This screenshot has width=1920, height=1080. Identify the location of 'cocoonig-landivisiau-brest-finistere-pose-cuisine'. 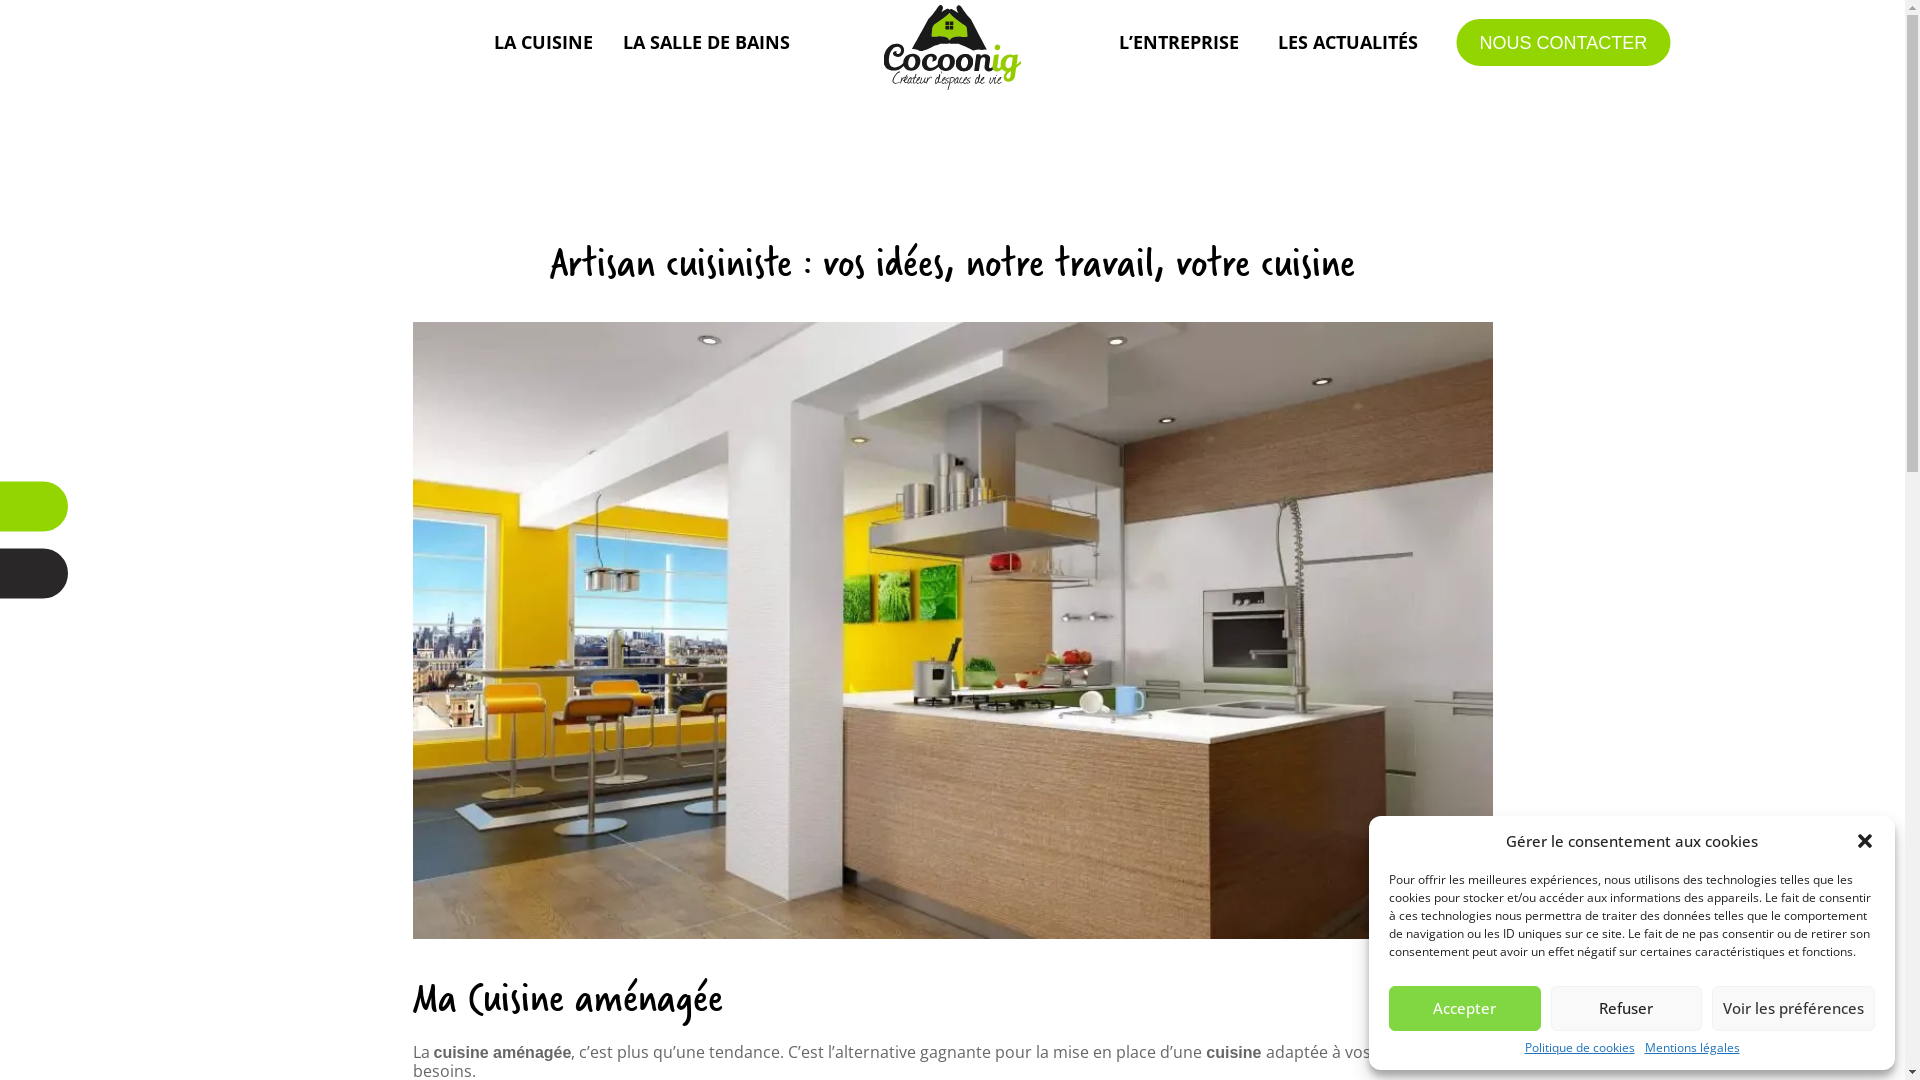
(411, 630).